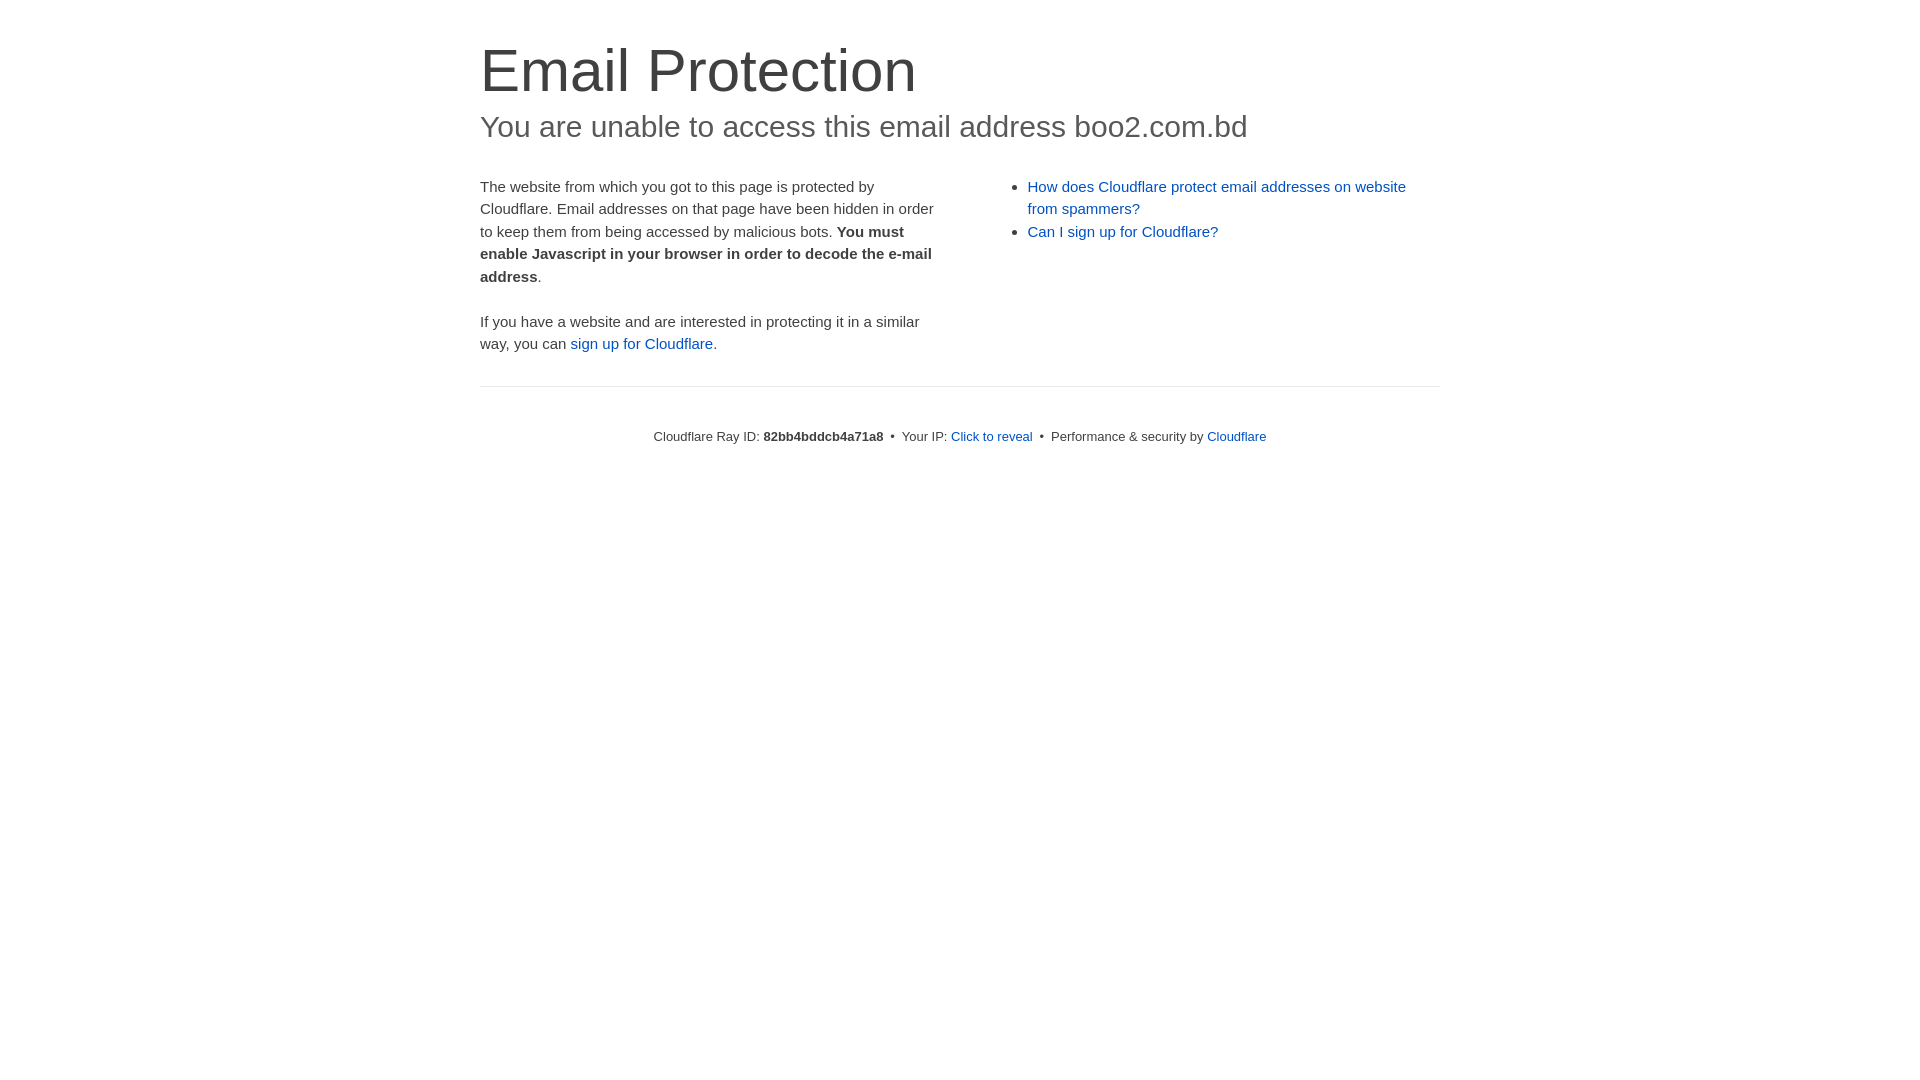 The height and width of the screenshot is (1080, 1920). What do you see at coordinates (1123, 230) in the screenshot?
I see `'Can I sign up for Cloudflare?'` at bounding box center [1123, 230].